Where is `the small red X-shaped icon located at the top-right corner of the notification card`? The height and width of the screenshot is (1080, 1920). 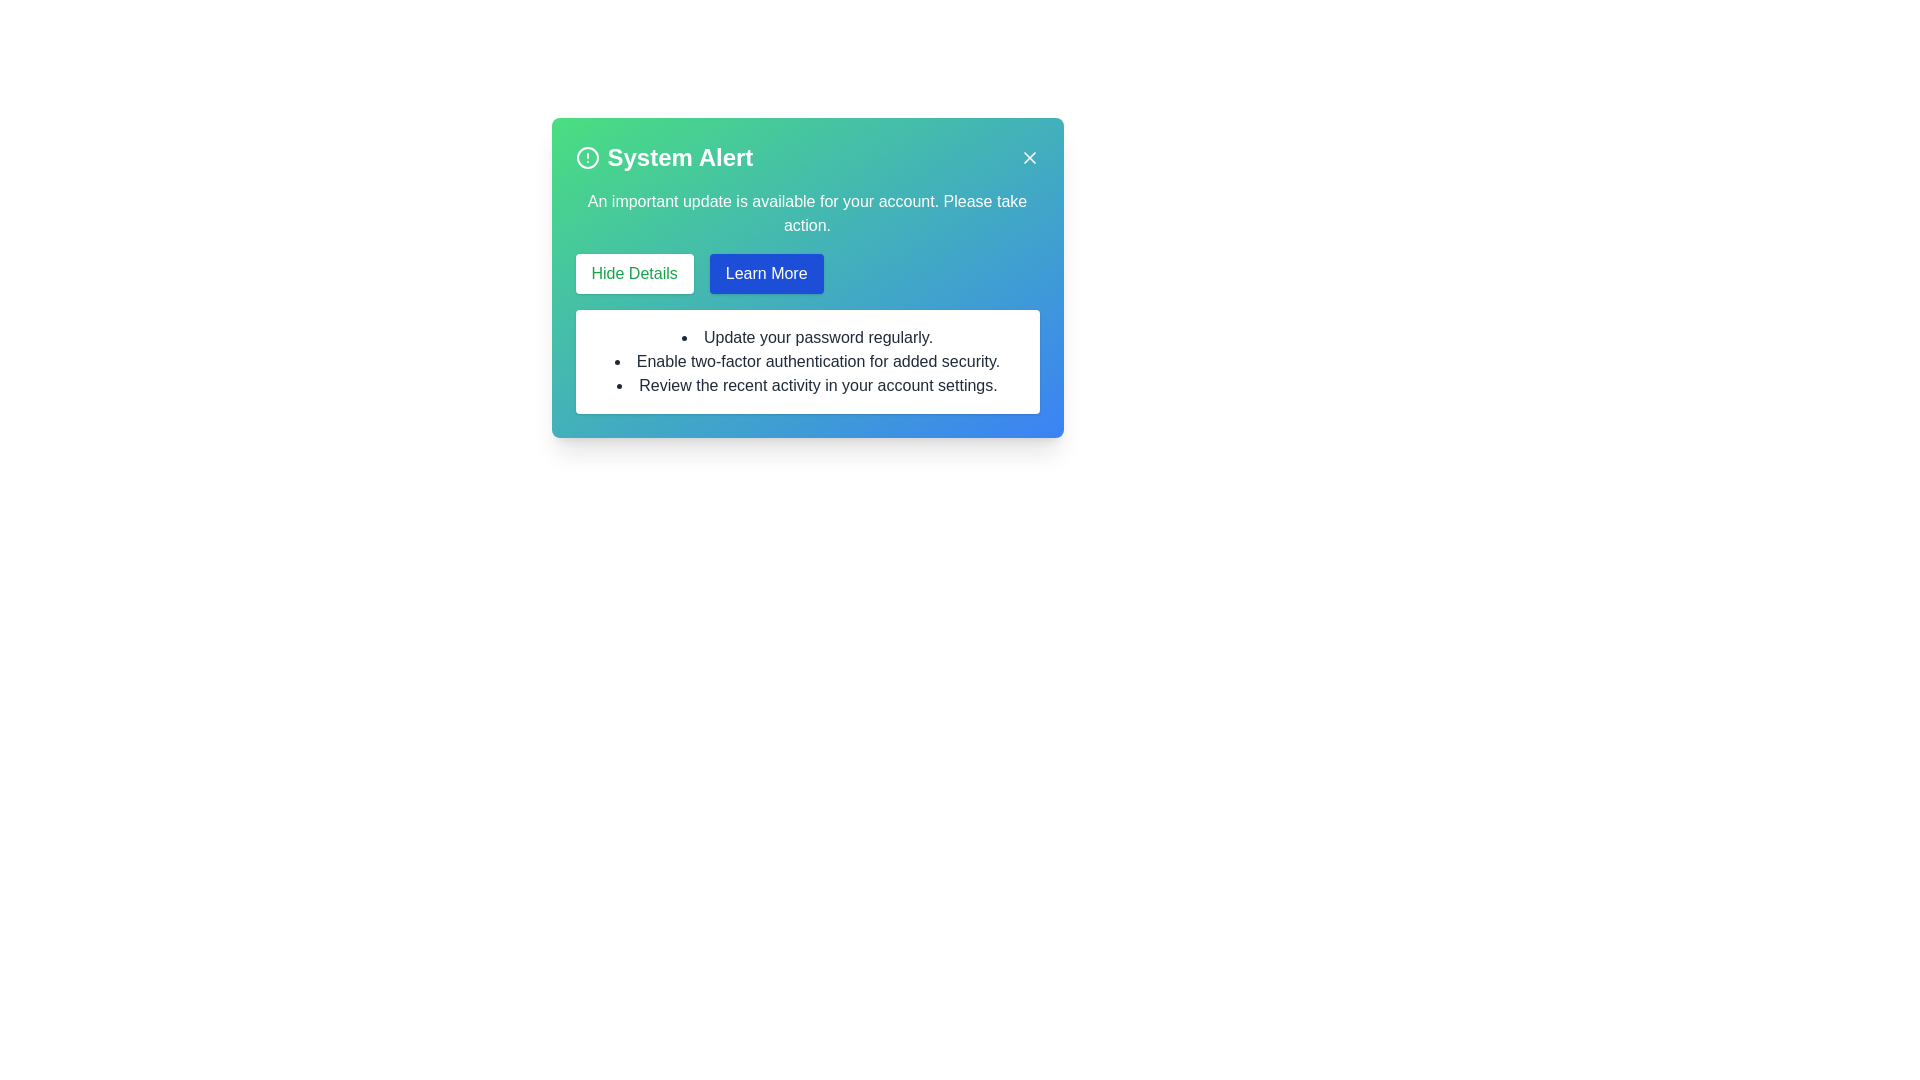
the small red X-shaped icon located at the top-right corner of the notification card is located at coordinates (1029, 157).